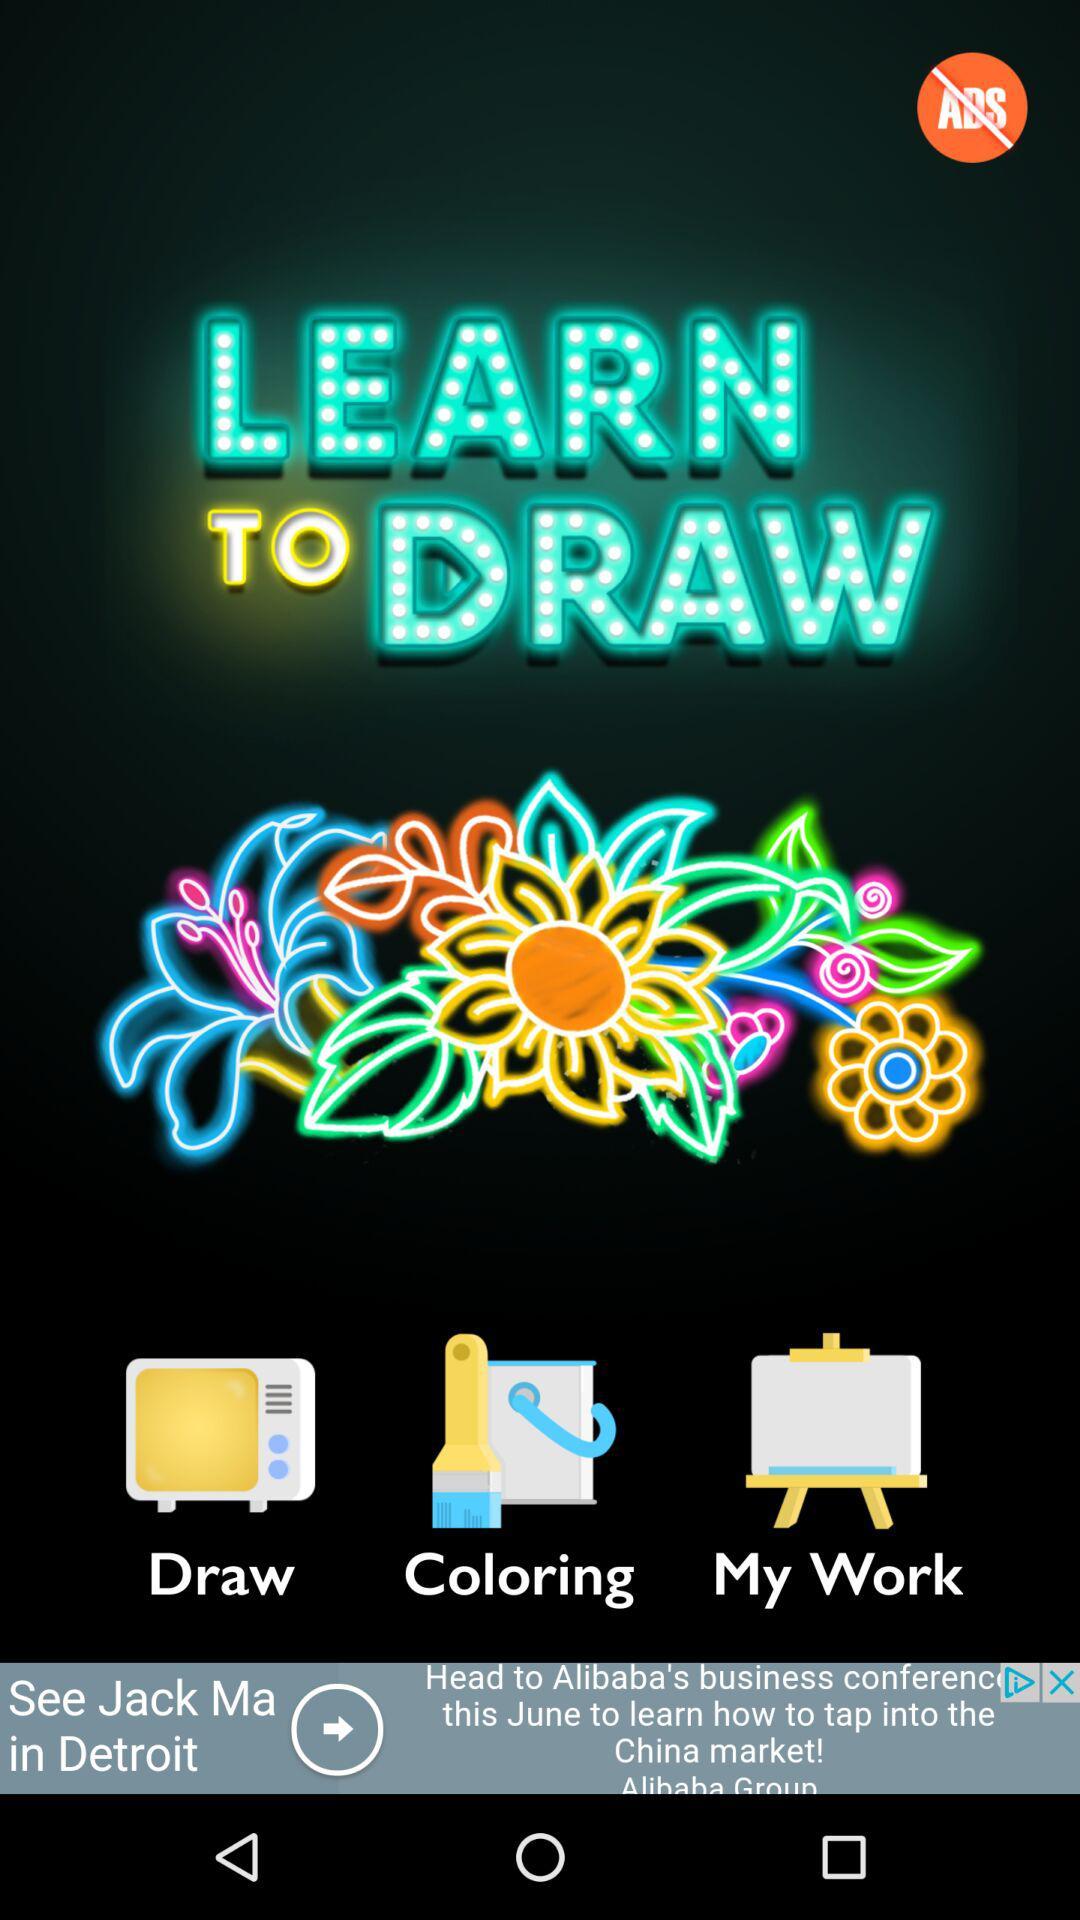 The width and height of the screenshot is (1080, 1920). I want to click on the fullscreen icon, so click(837, 1430).